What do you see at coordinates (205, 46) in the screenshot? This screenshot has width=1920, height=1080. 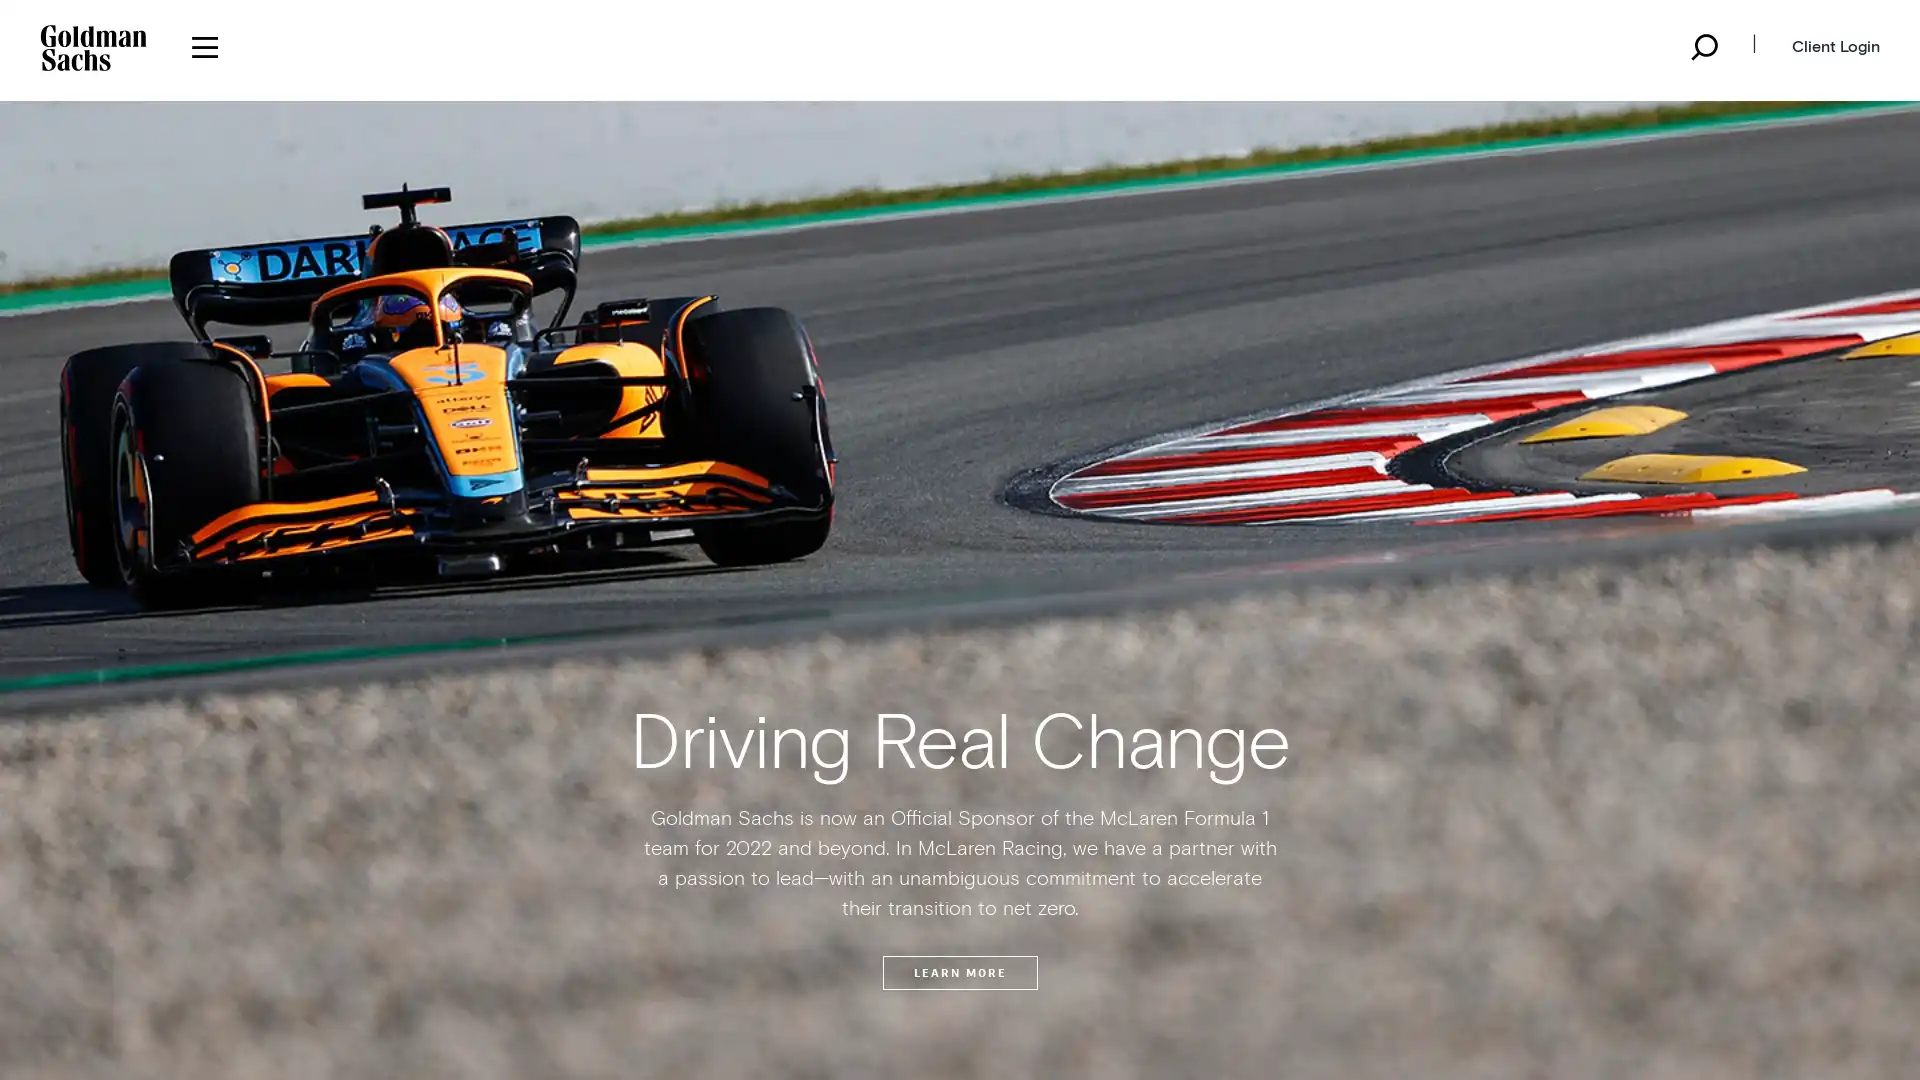 I see `toggle menu` at bounding box center [205, 46].